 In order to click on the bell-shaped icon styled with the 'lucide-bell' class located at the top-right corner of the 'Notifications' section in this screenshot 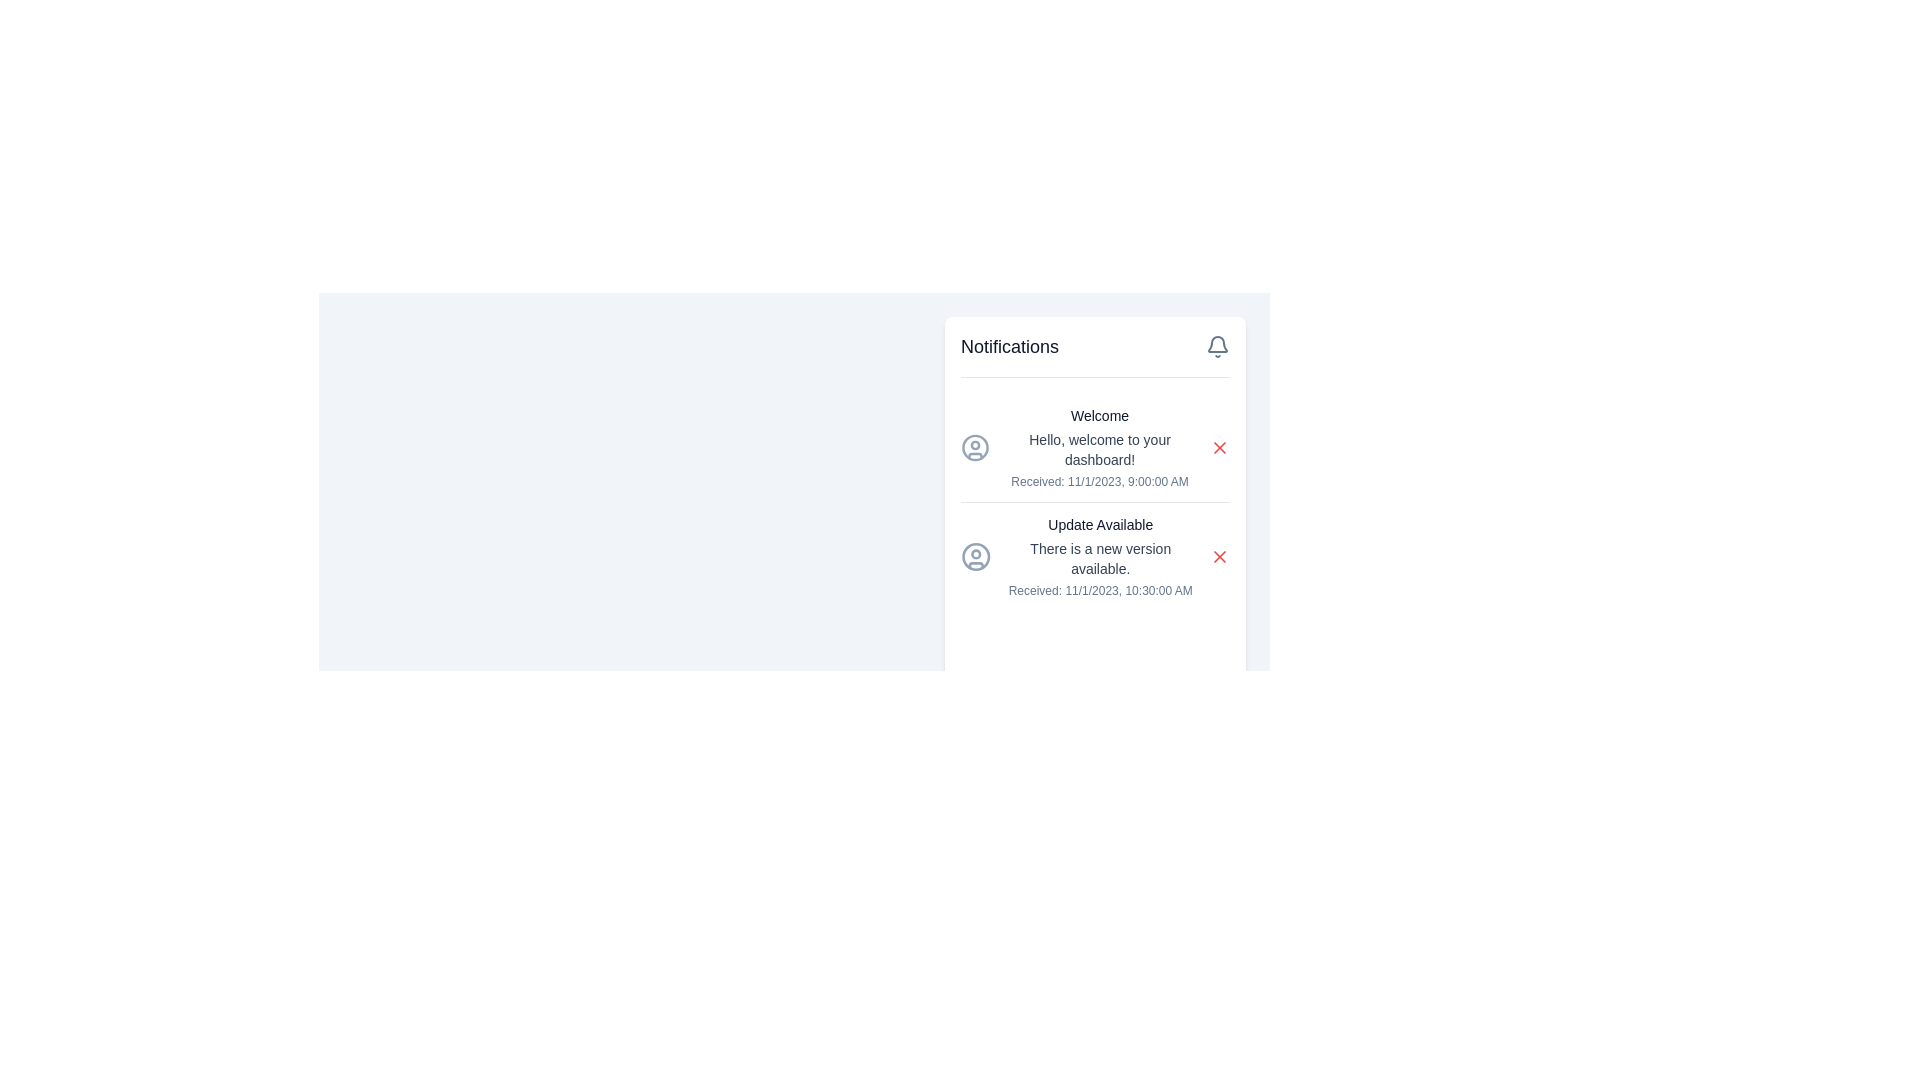, I will do `click(1217, 346)`.